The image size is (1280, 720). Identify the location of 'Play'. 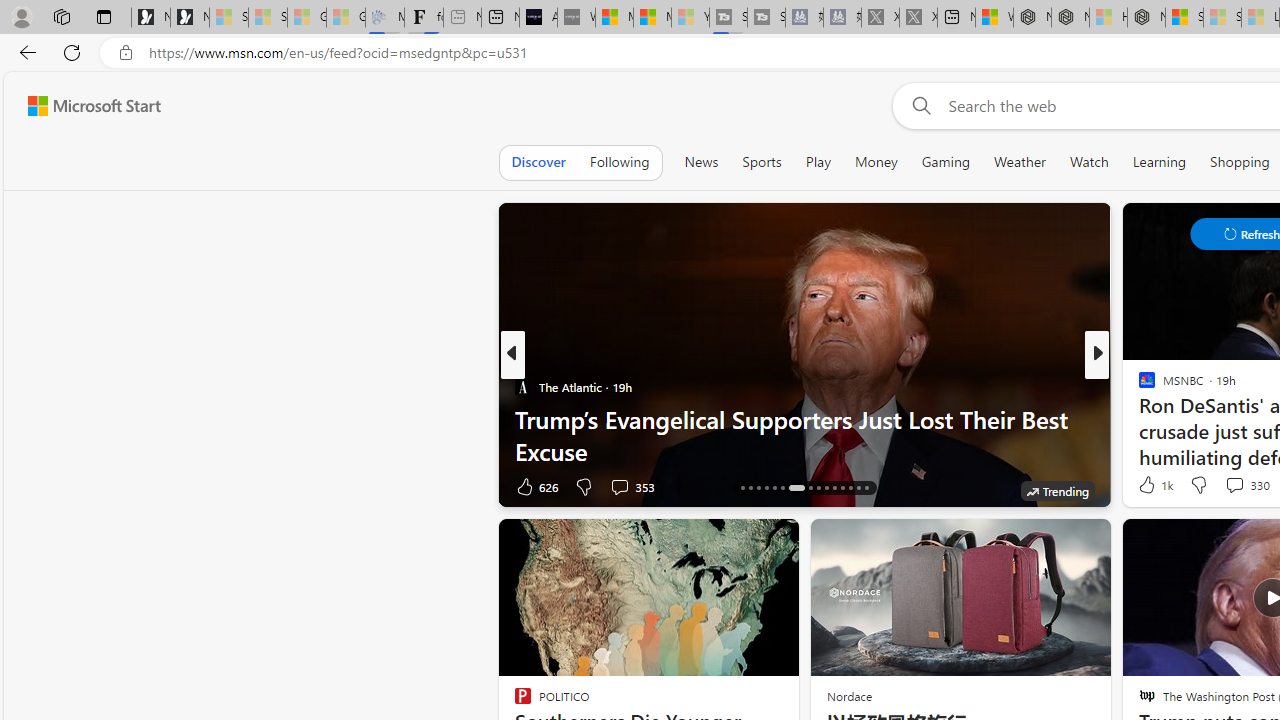
(817, 161).